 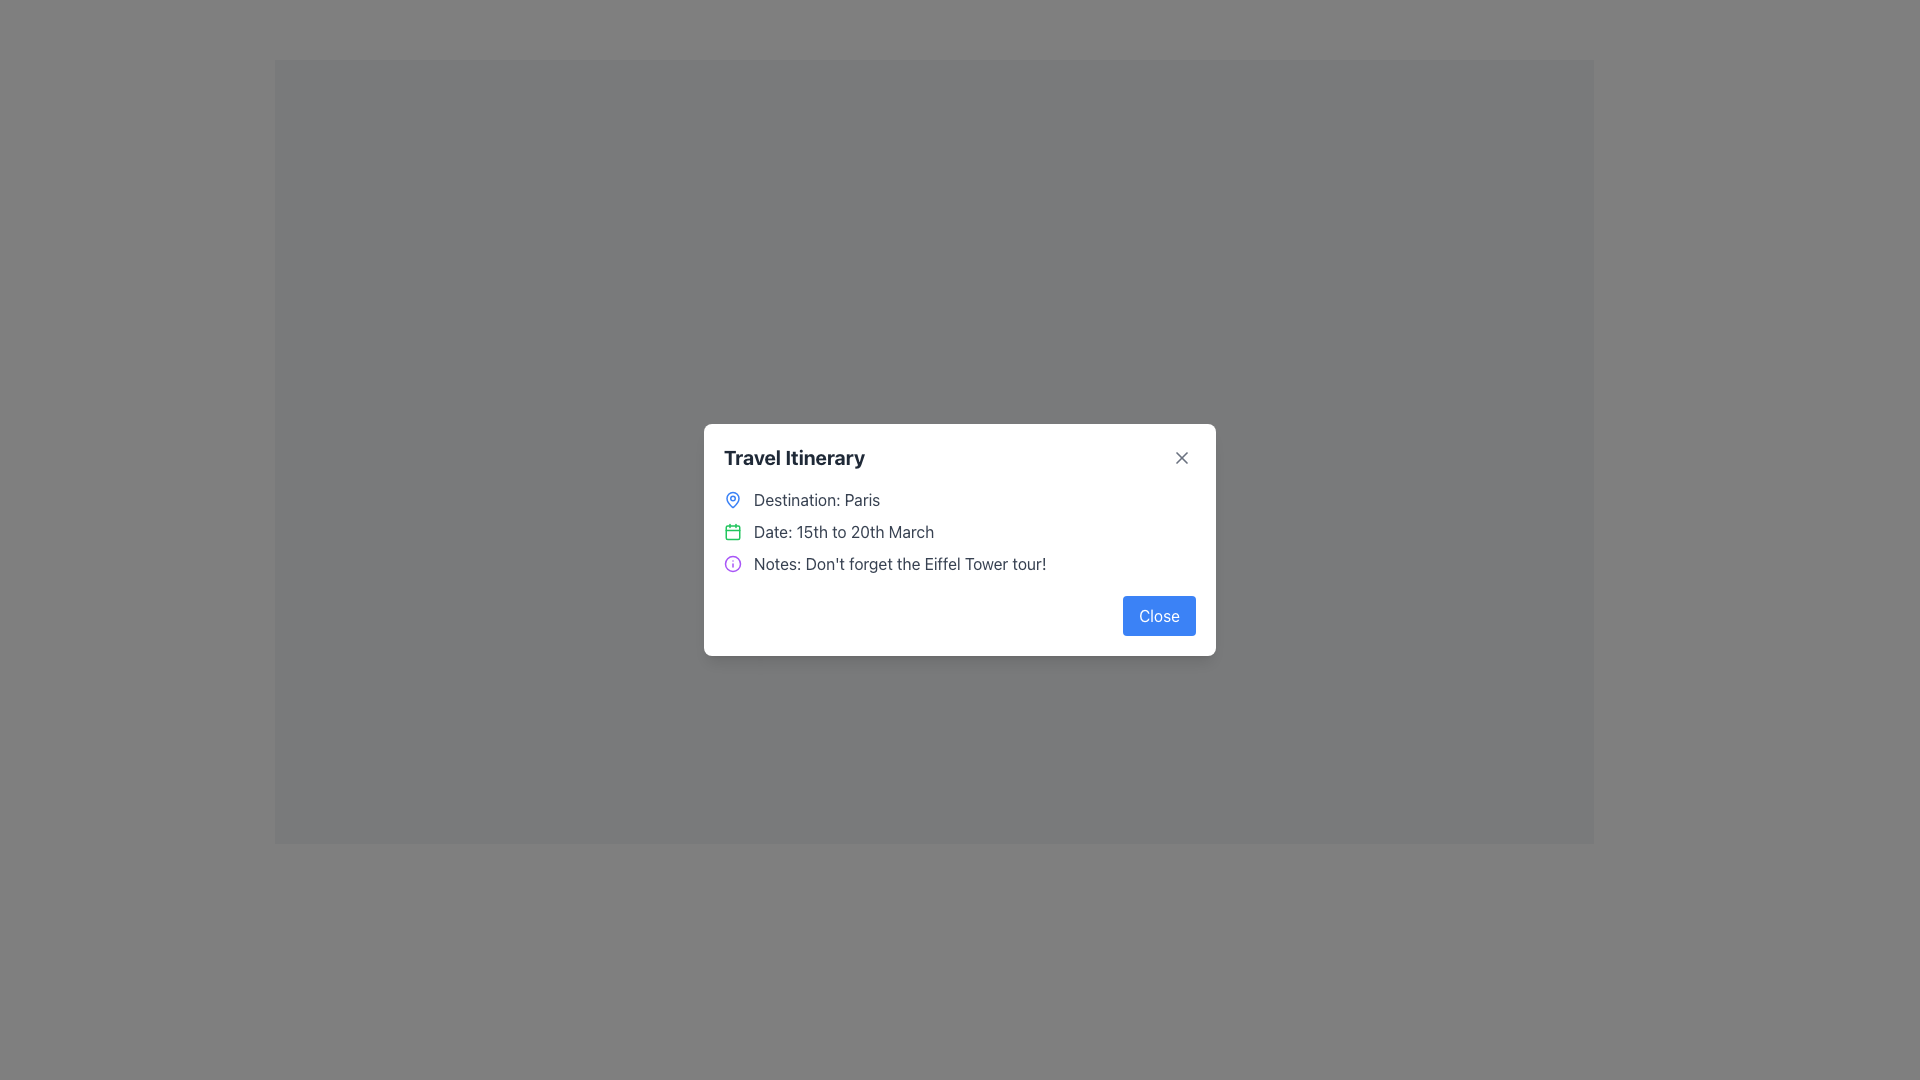 I want to click on the text label reading 'Date: 15th to 20th March', which is the second item in the list inside the dialog box, positioned below 'Destination: Paris' and above 'Notes: Don't forget the Eiffel Tower tour!', so click(x=844, y=531).